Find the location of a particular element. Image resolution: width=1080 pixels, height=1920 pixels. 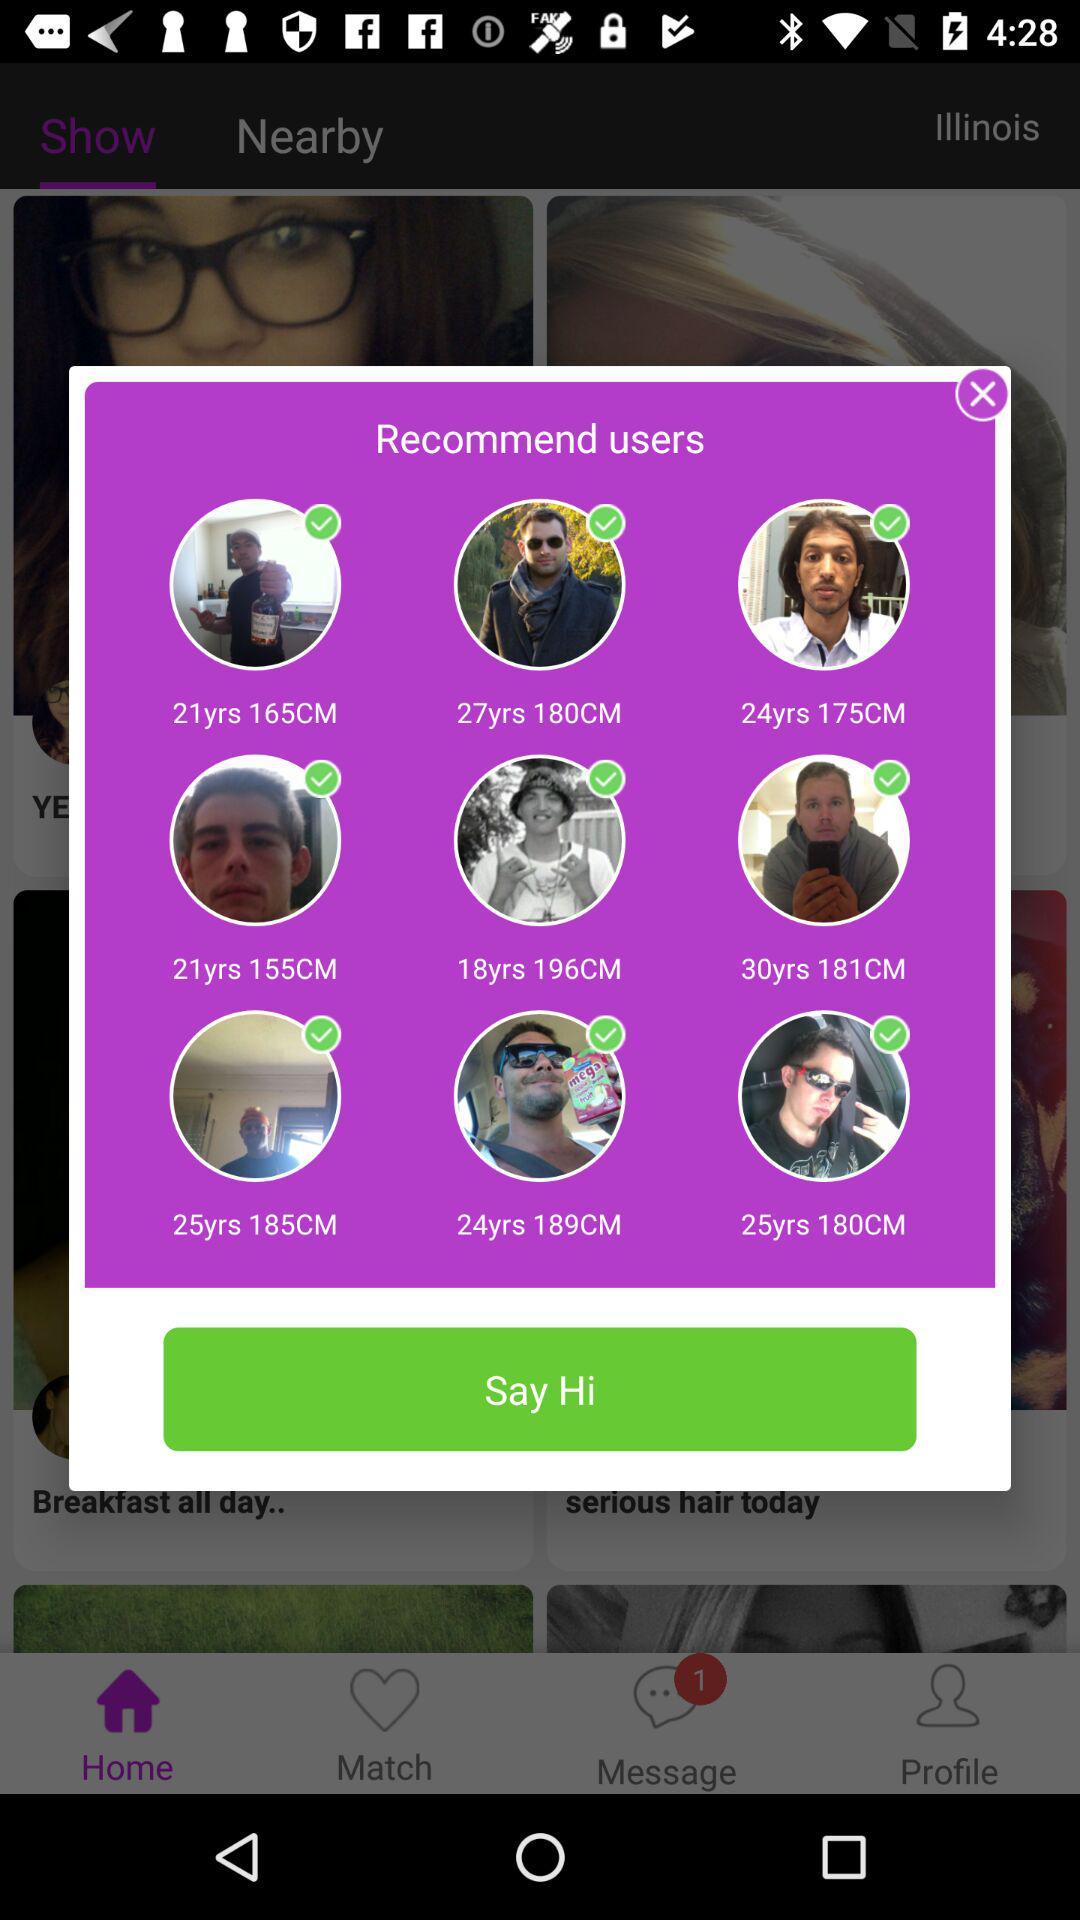

profile is located at coordinates (888, 523).